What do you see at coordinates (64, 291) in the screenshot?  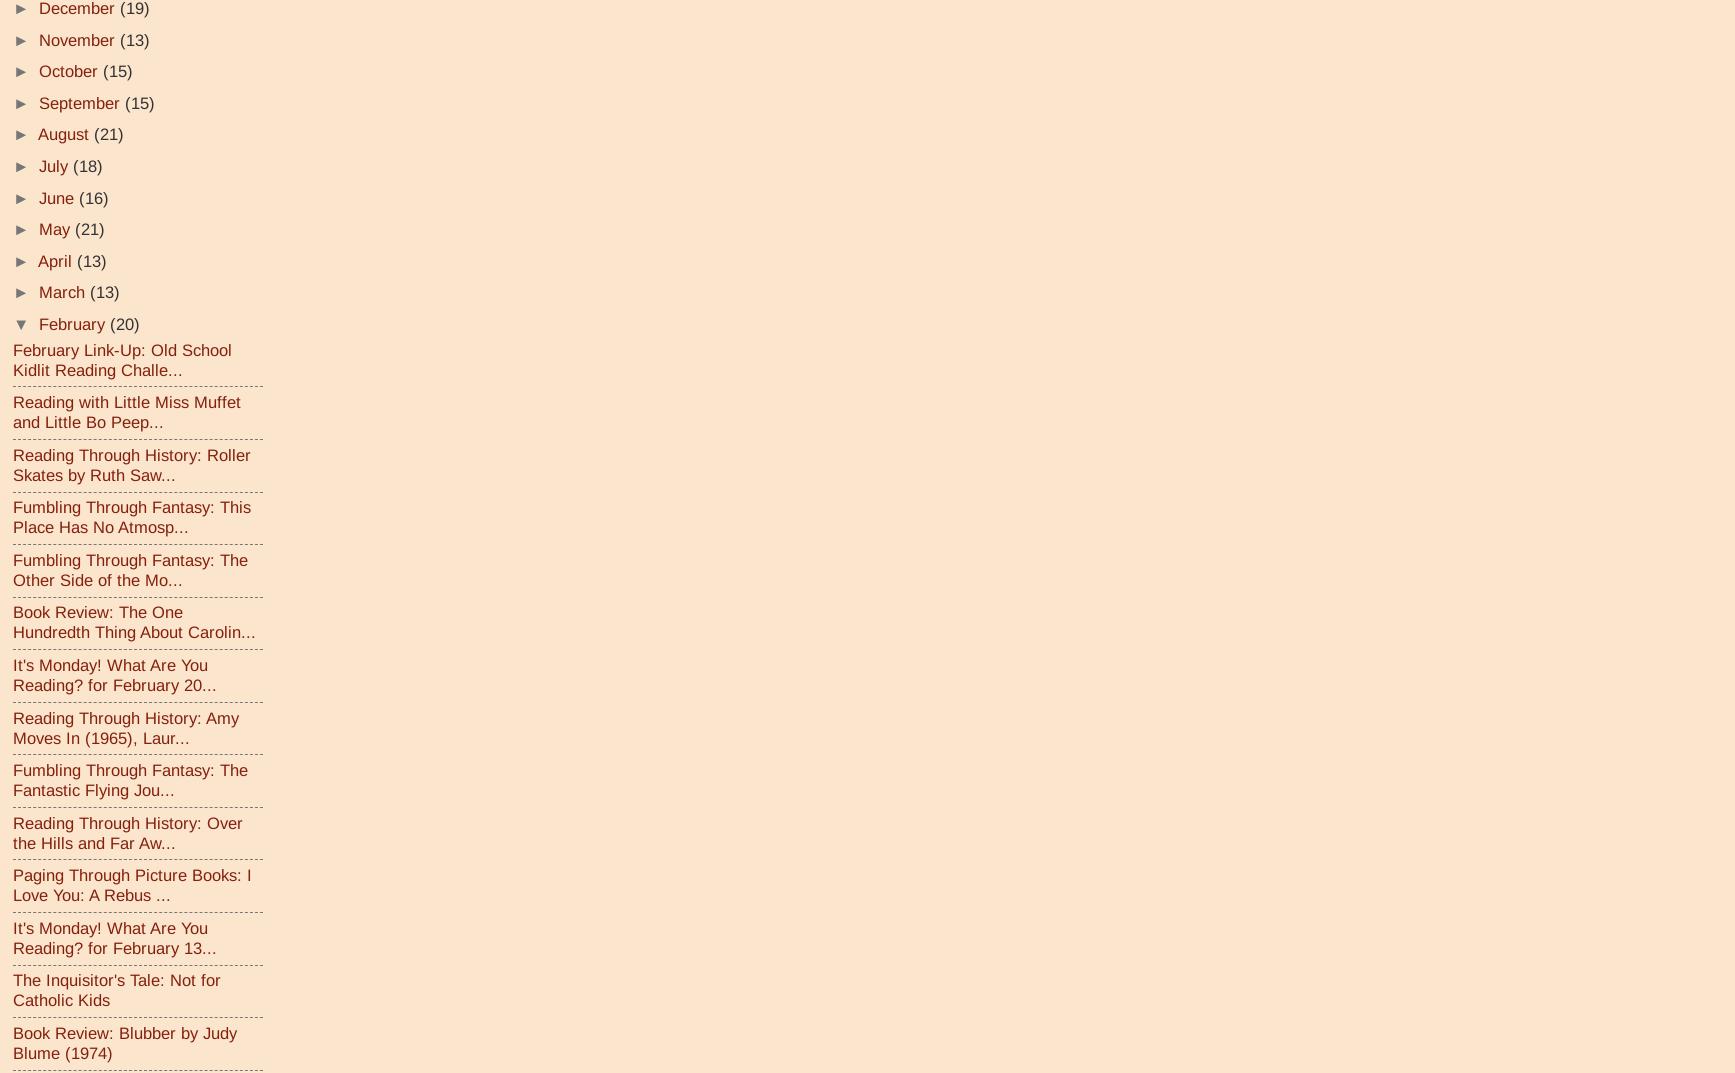 I see `'March'` at bounding box center [64, 291].